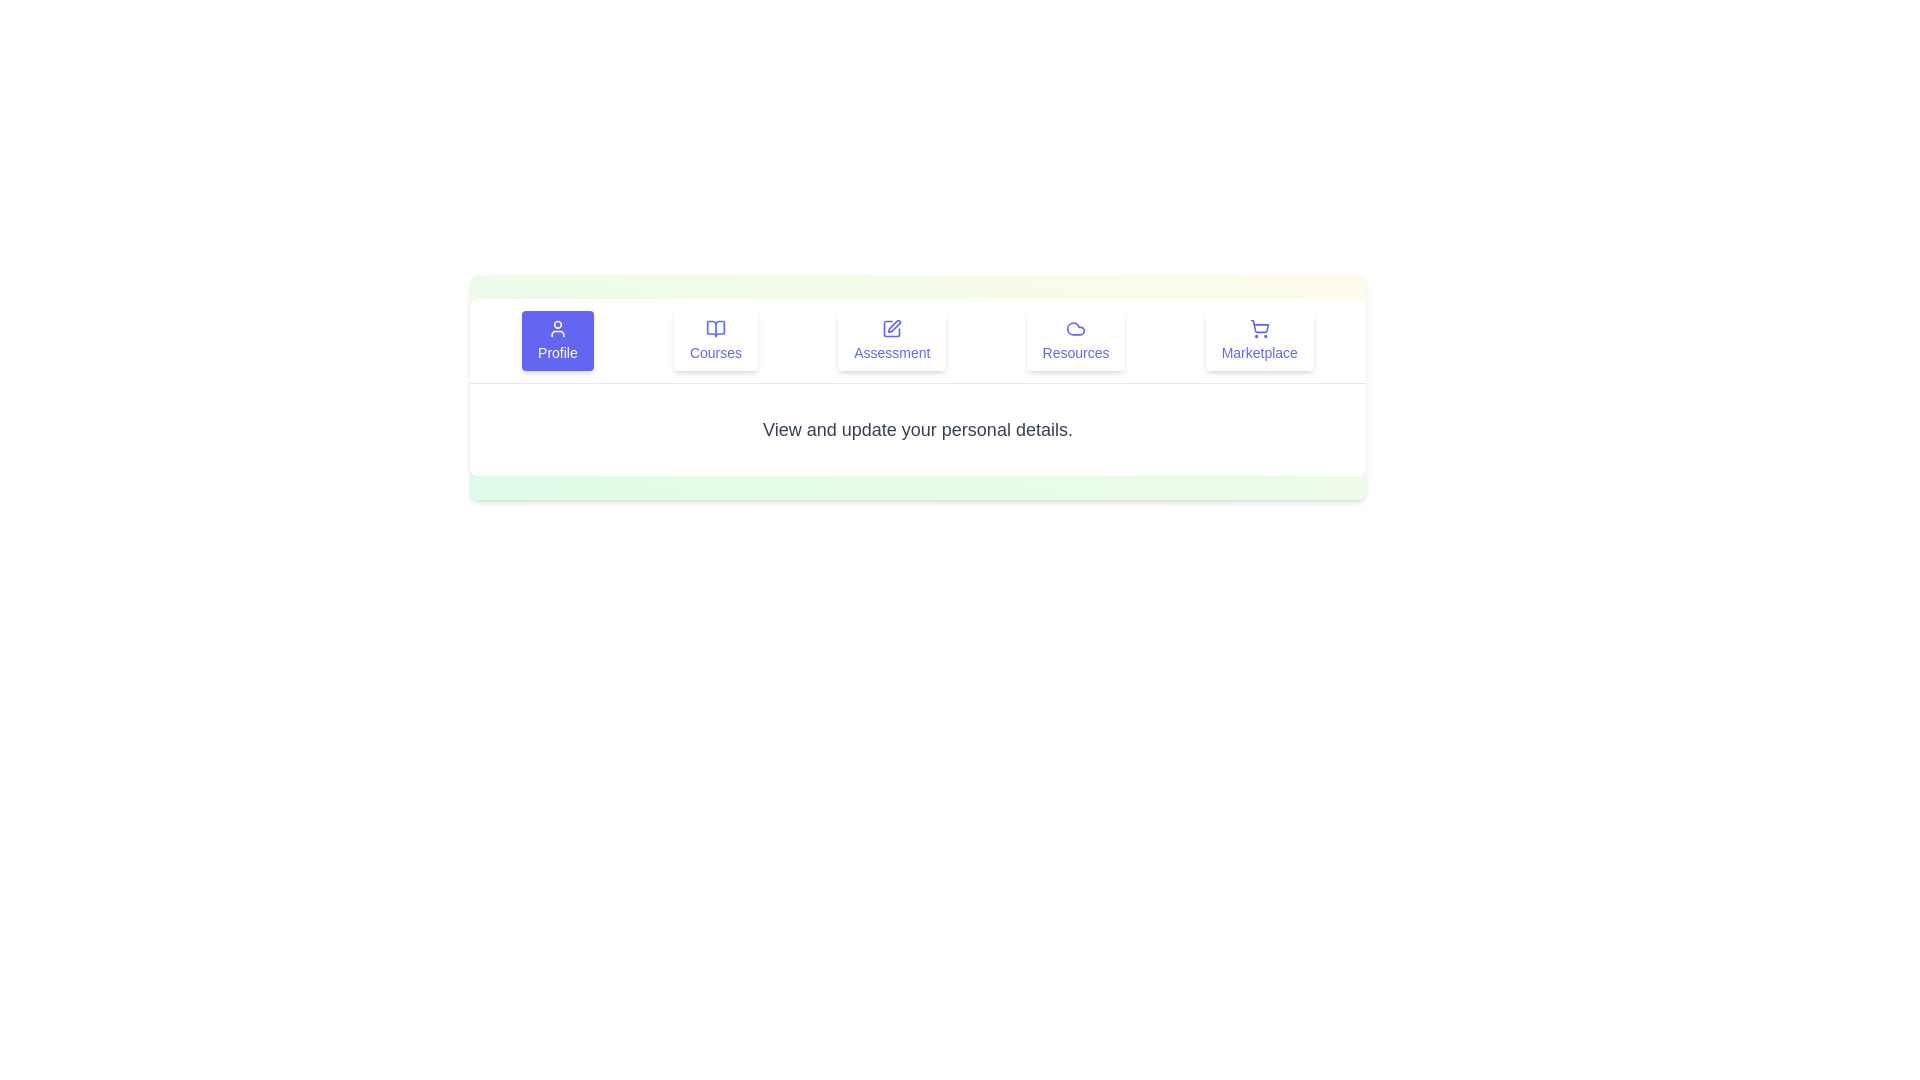  Describe the element at coordinates (1258, 339) in the screenshot. I see `the 'Marketplace' button, which is the fifth item in the navigation bar with a white background and a blue shopping cart icon` at that location.